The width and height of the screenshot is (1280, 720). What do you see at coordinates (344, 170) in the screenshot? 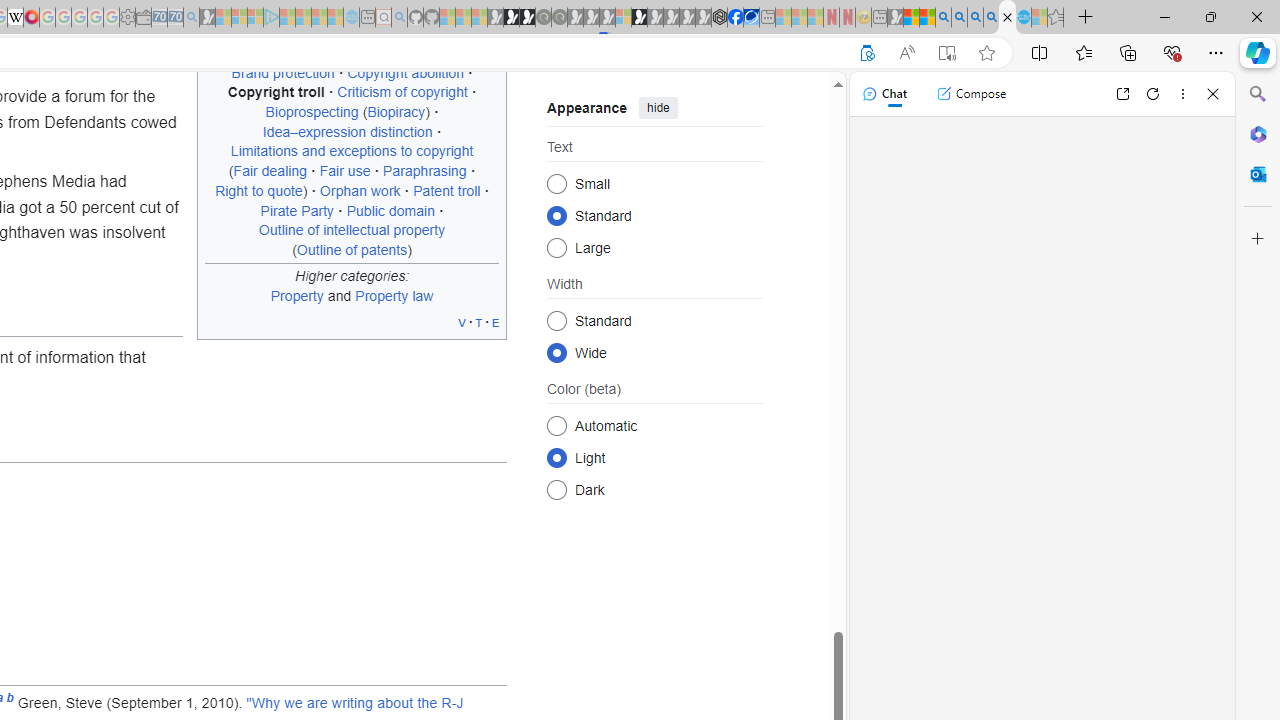
I see `'Fair use'` at bounding box center [344, 170].